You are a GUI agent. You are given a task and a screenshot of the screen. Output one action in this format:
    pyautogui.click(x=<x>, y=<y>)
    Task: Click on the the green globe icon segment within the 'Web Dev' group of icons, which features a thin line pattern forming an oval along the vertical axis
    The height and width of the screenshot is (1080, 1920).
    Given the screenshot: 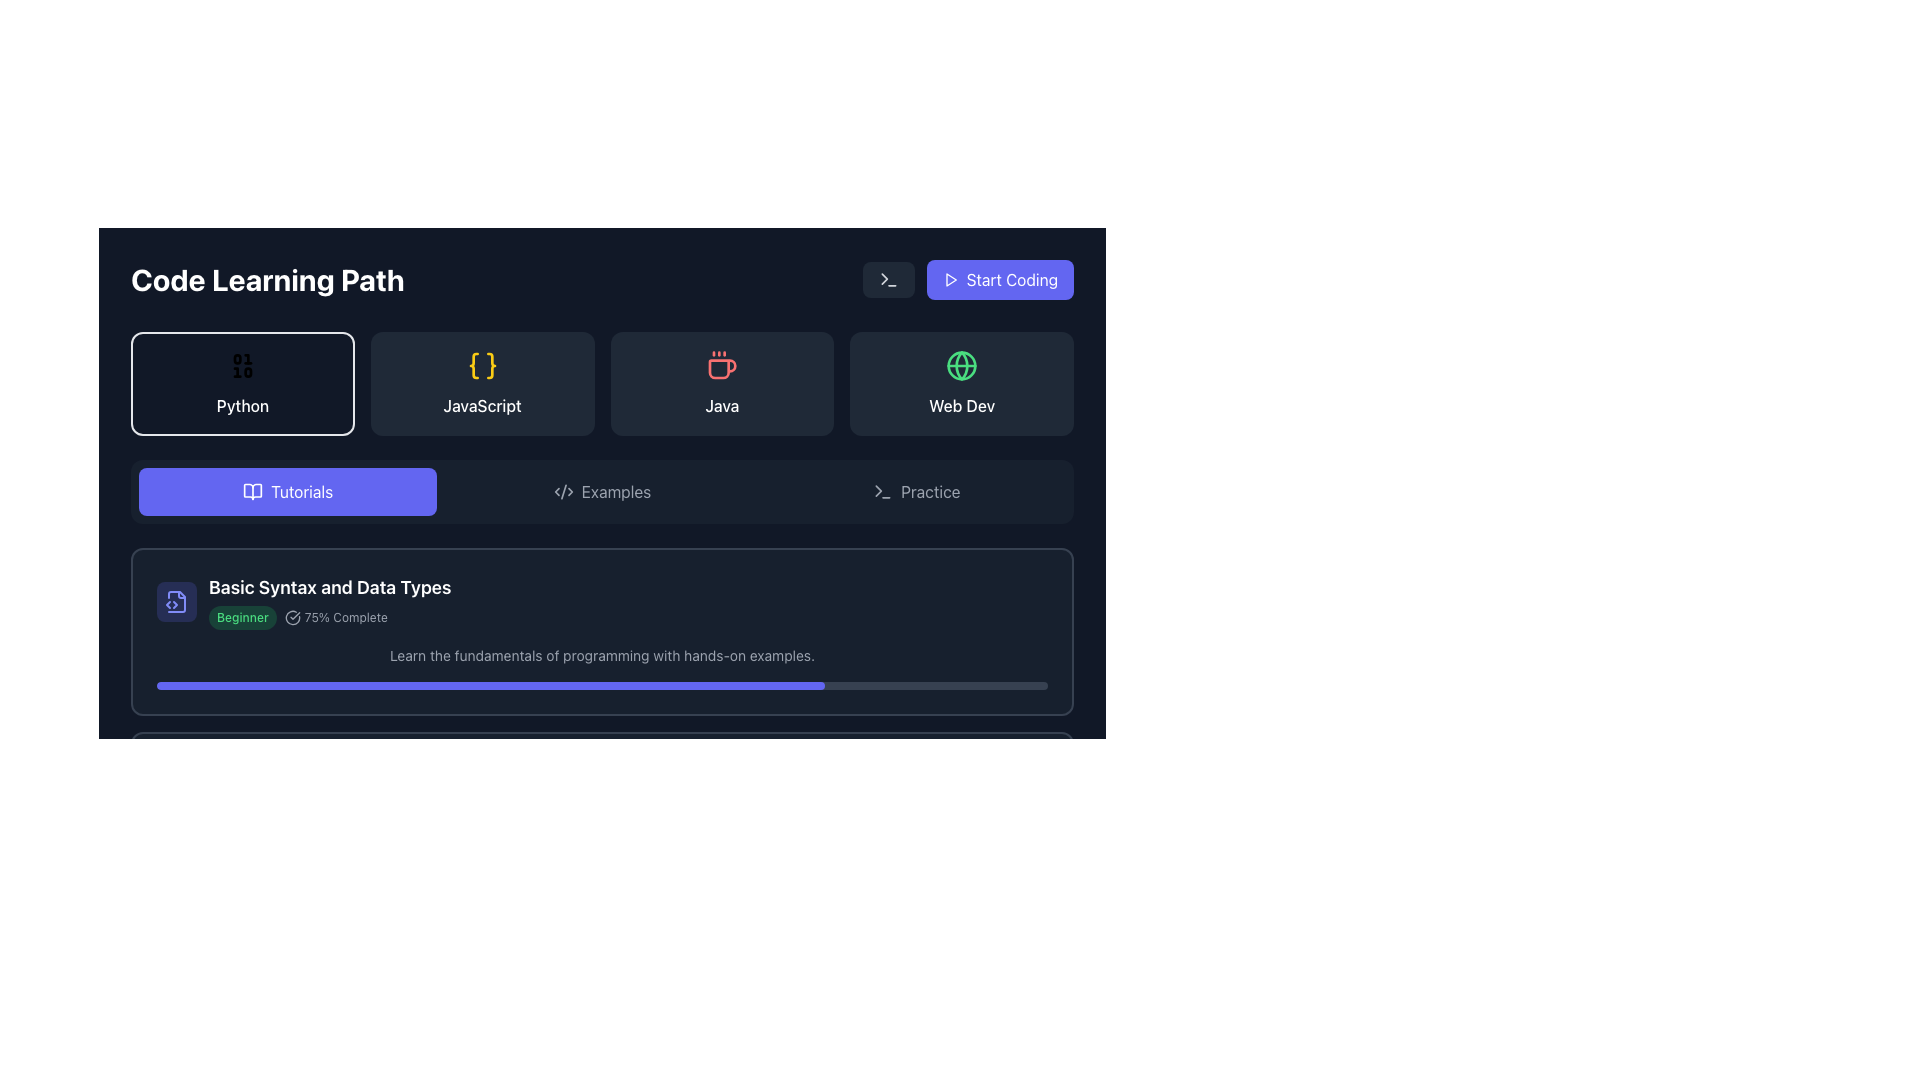 What is the action you would take?
    pyautogui.click(x=962, y=366)
    